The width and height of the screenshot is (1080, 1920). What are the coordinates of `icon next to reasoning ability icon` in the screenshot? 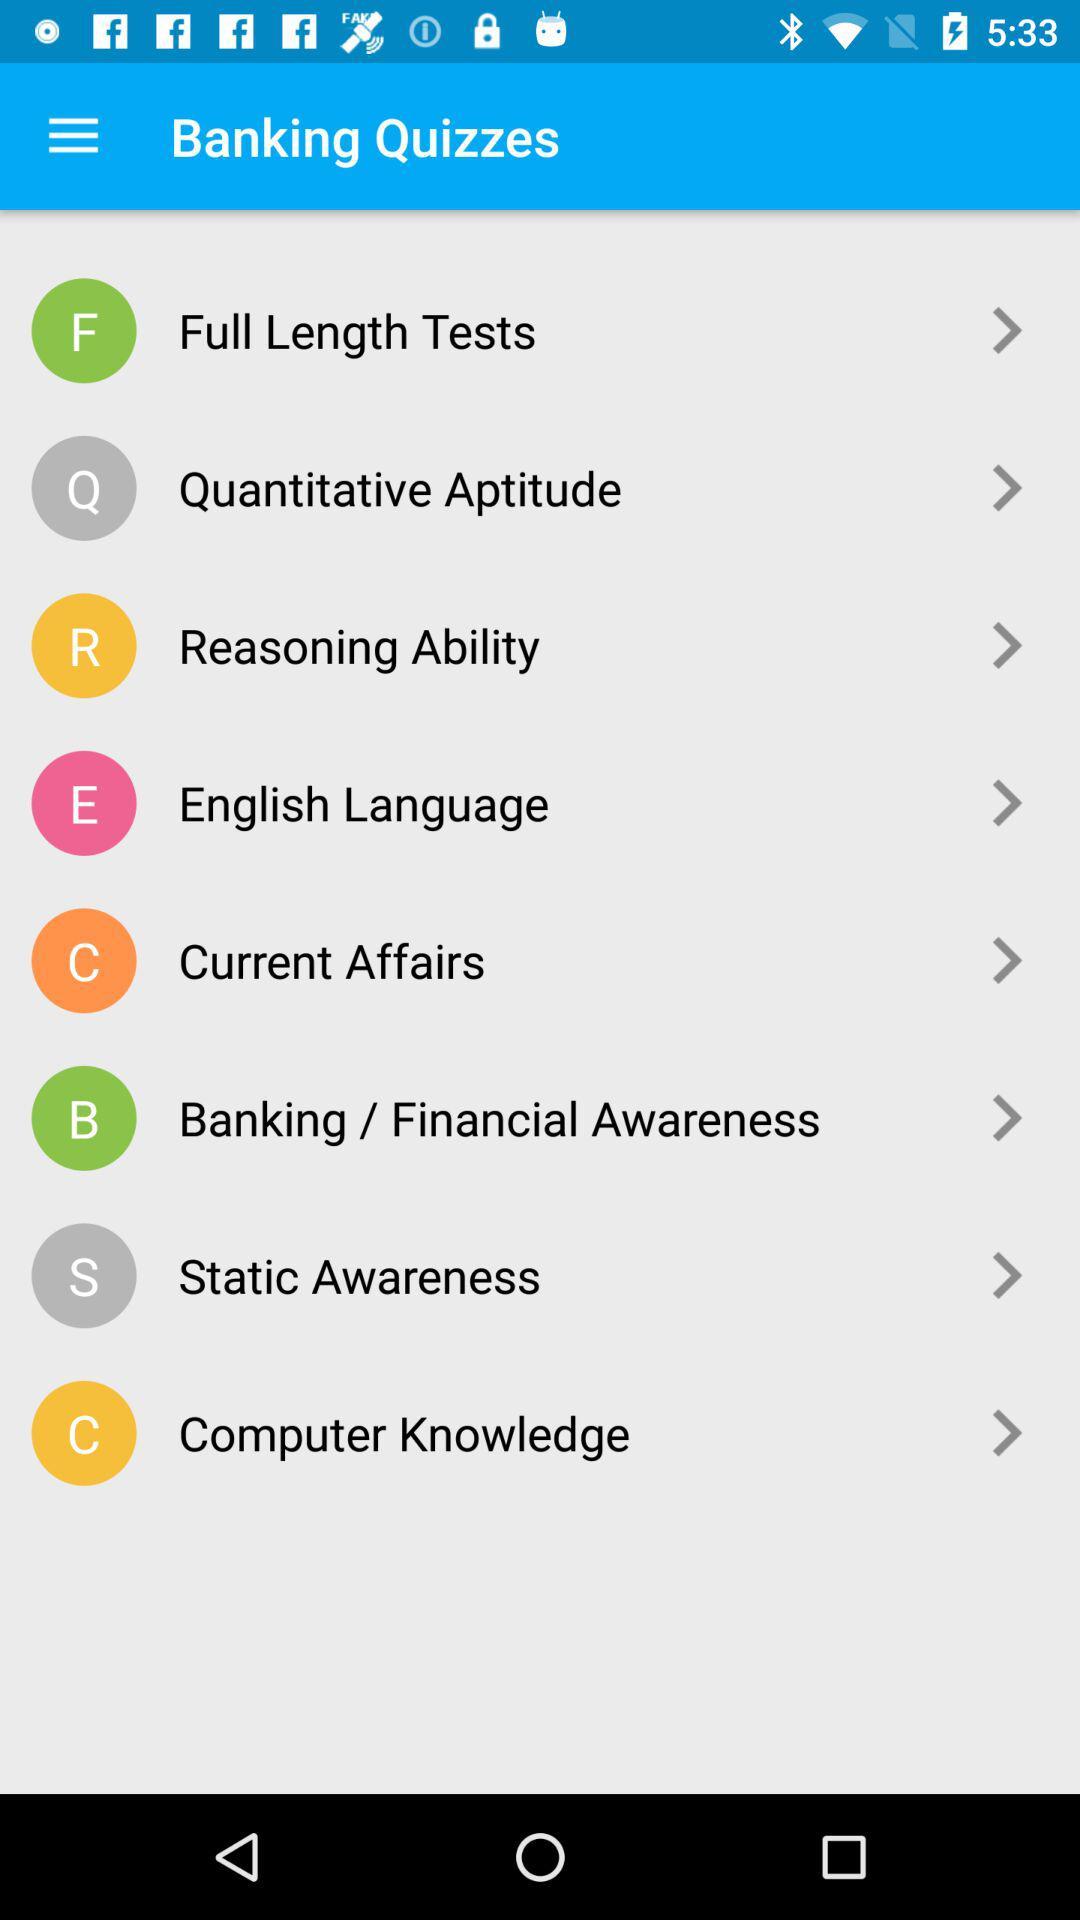 It's located at (1007, 645).